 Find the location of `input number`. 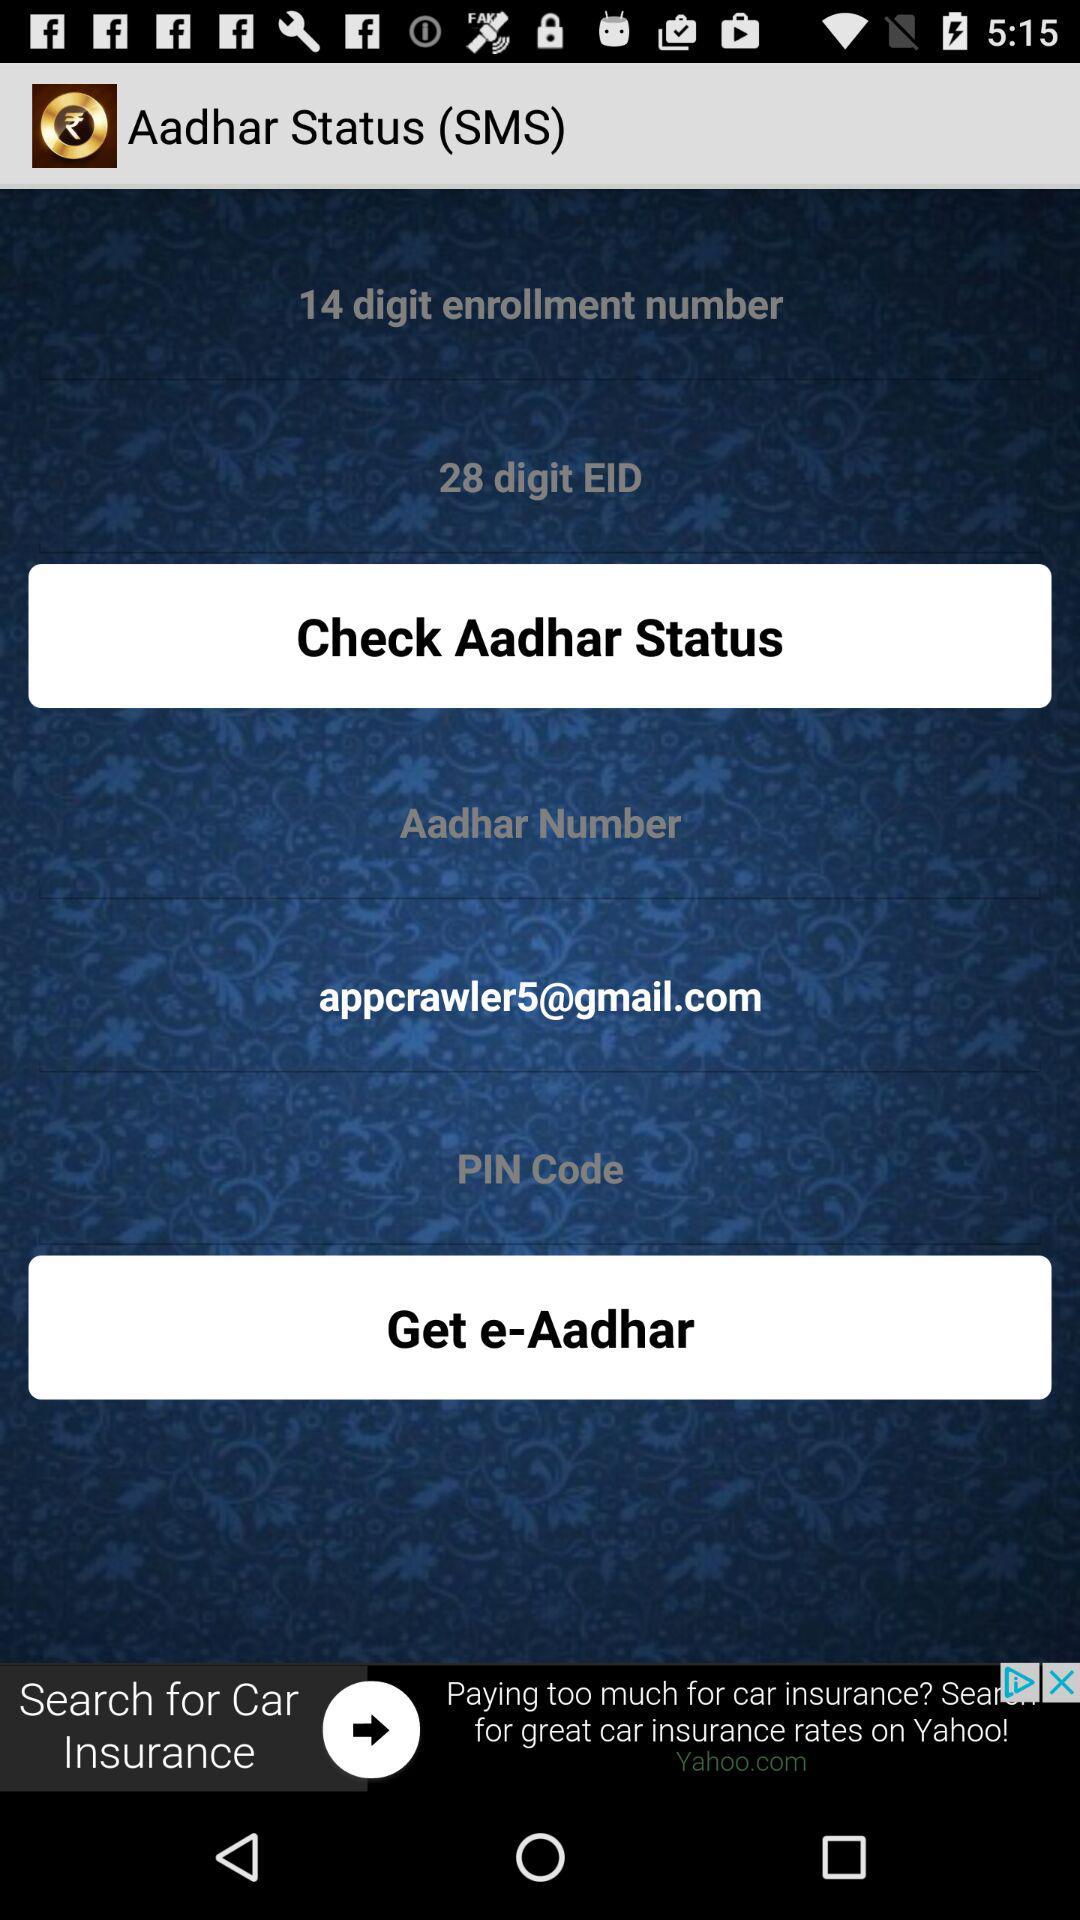

input number is located at coordinates (540, 823).